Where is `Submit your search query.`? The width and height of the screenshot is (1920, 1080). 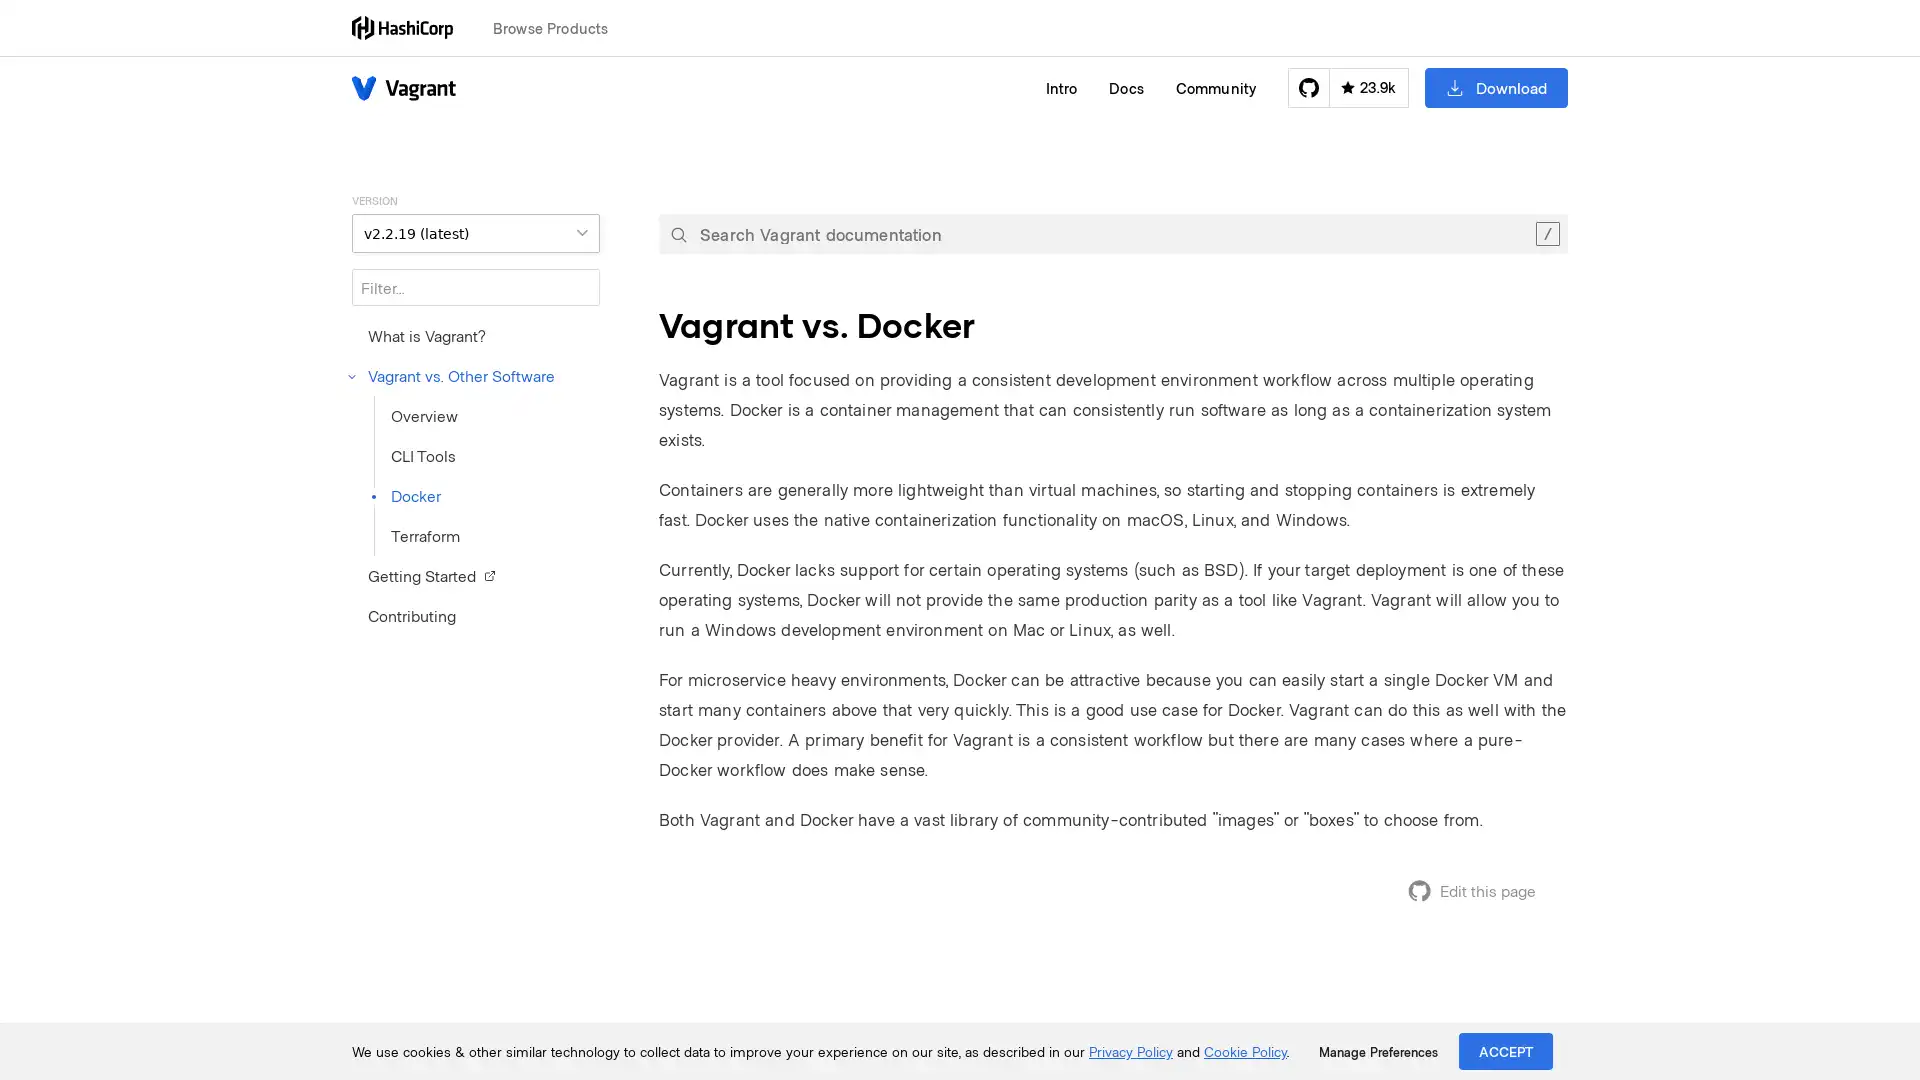 Submit your search query. is located at coordinates (678, 233).